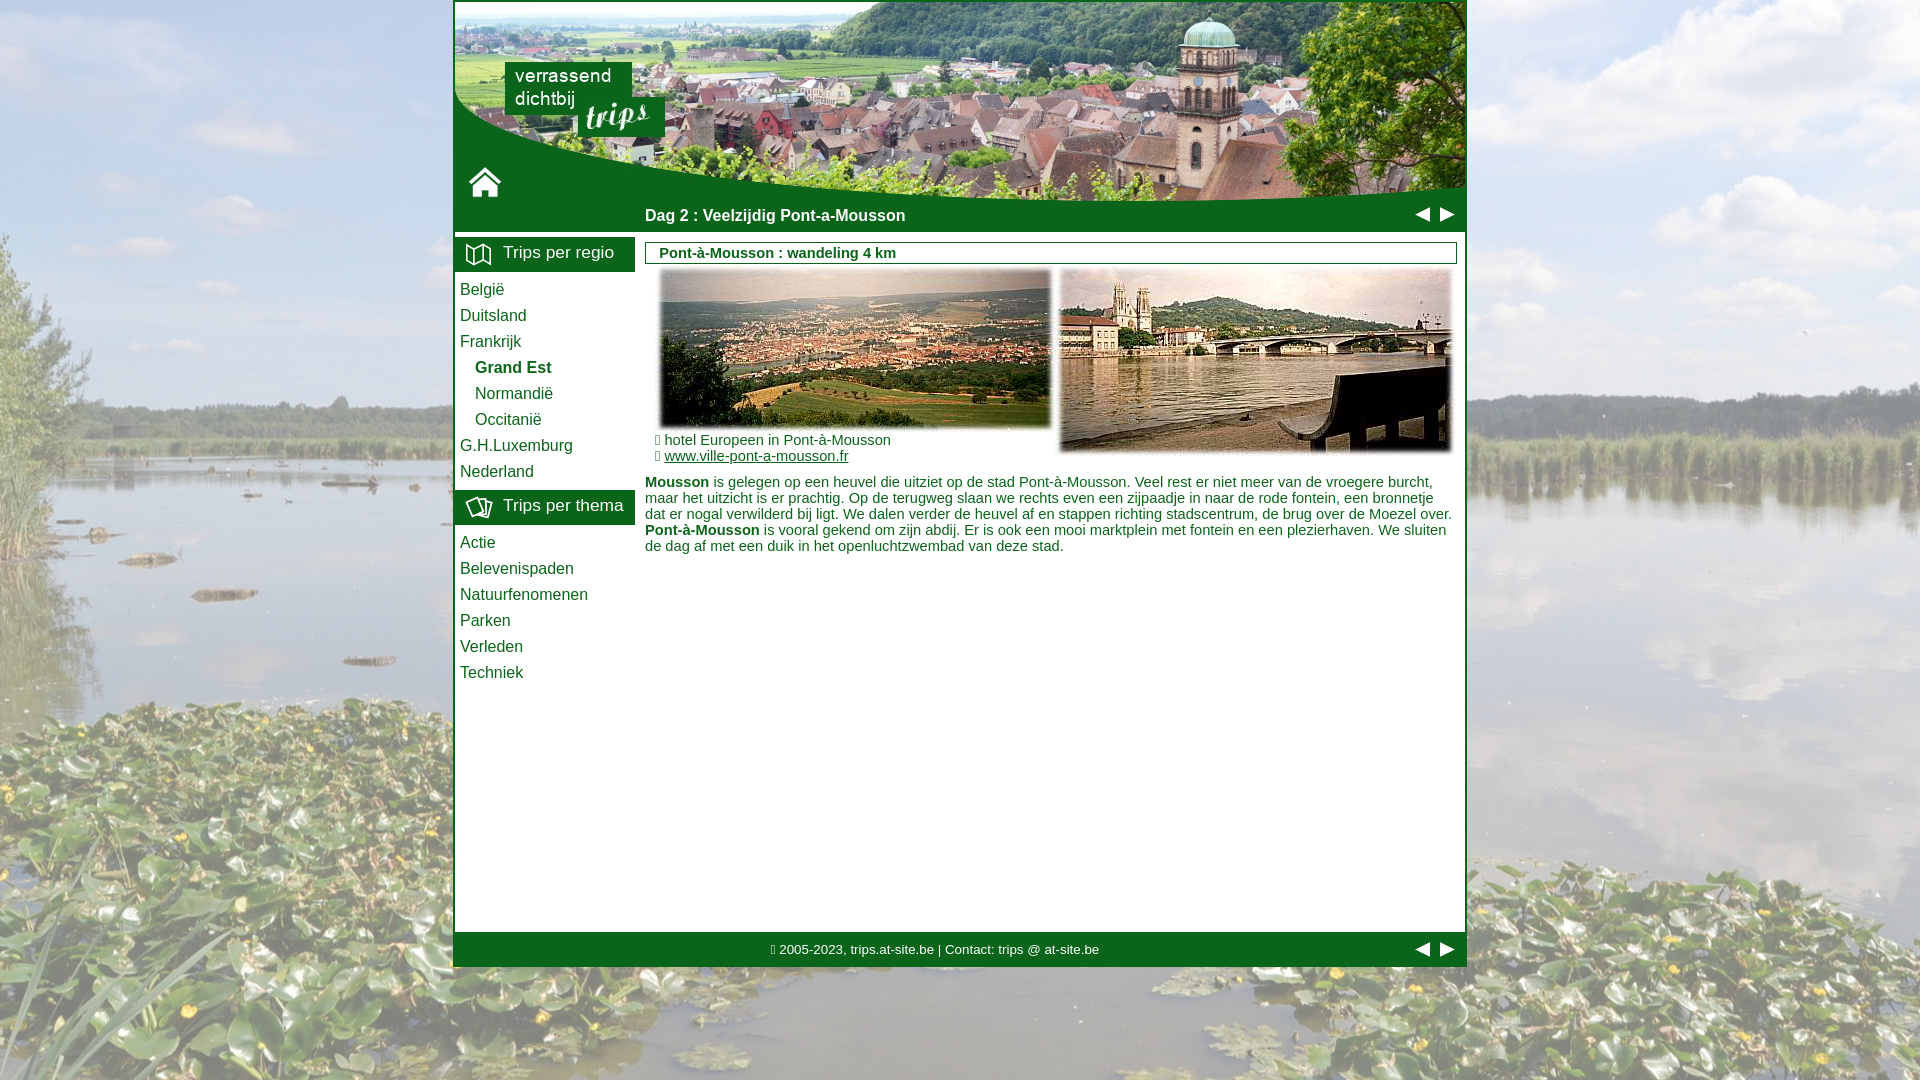 The image size is (1920, 1080). I want to click on 'www.ville-pont-a-mousson.fr', so click(754, 455).